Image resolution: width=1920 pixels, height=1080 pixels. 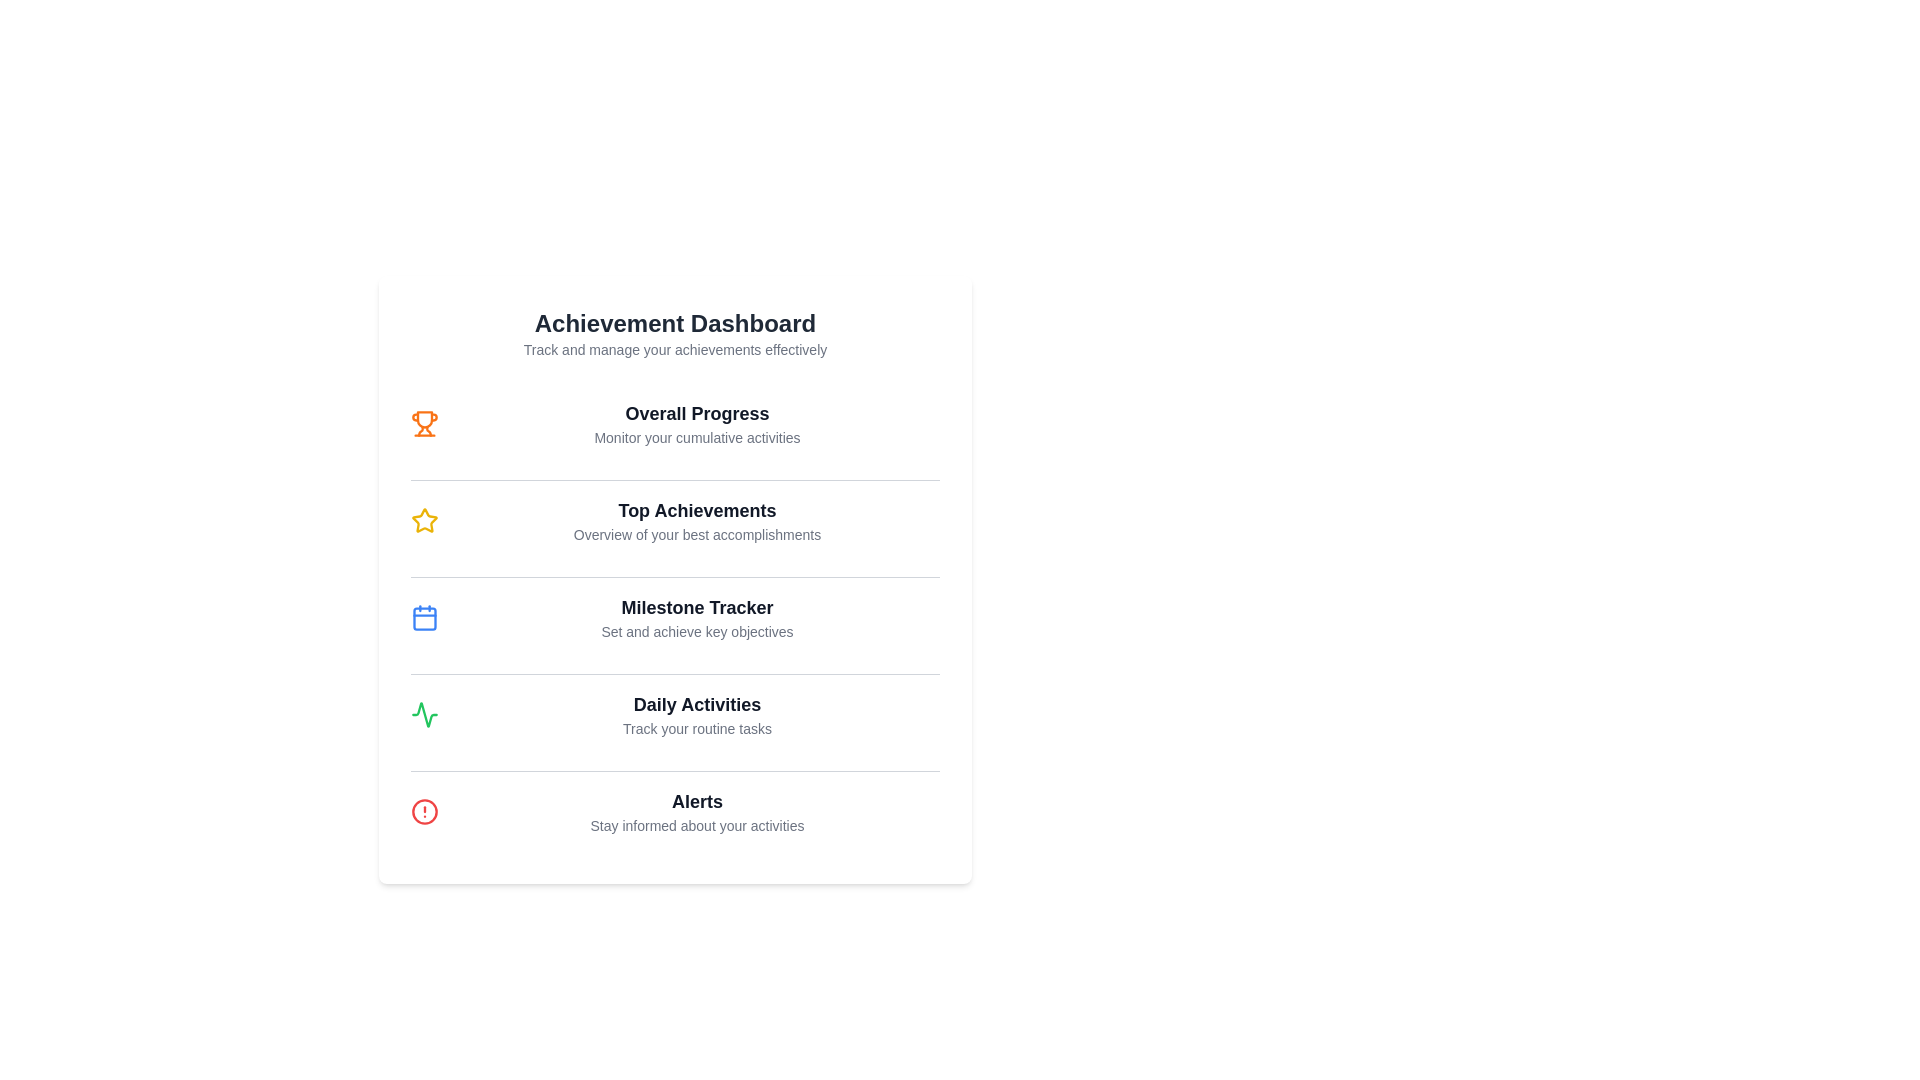 What do you see at coordinates (697, 812) in the screenshot?
I see `the text-based label and description pair that indicates 'Alerts' with a description below it, located in the lower part of the layout` at bounding box center [697, 812].